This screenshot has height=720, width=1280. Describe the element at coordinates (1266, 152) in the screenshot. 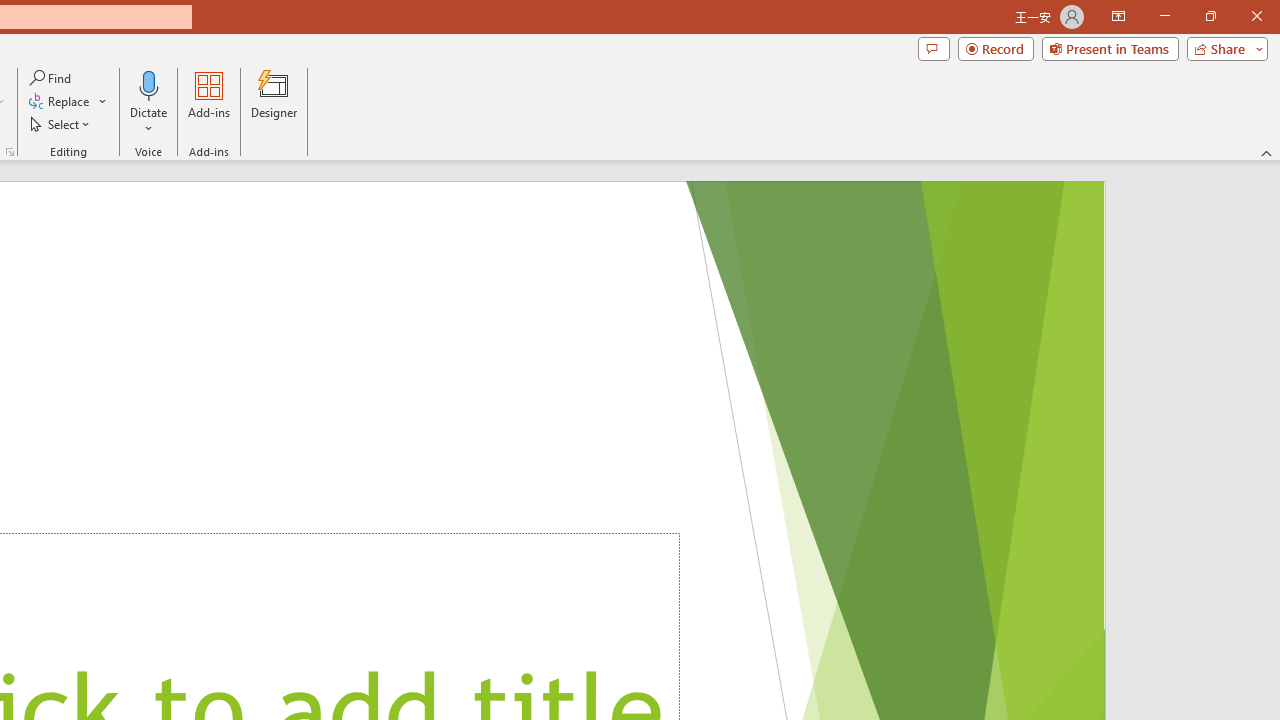

I see `'Collapse the Ribbon'` at that location.